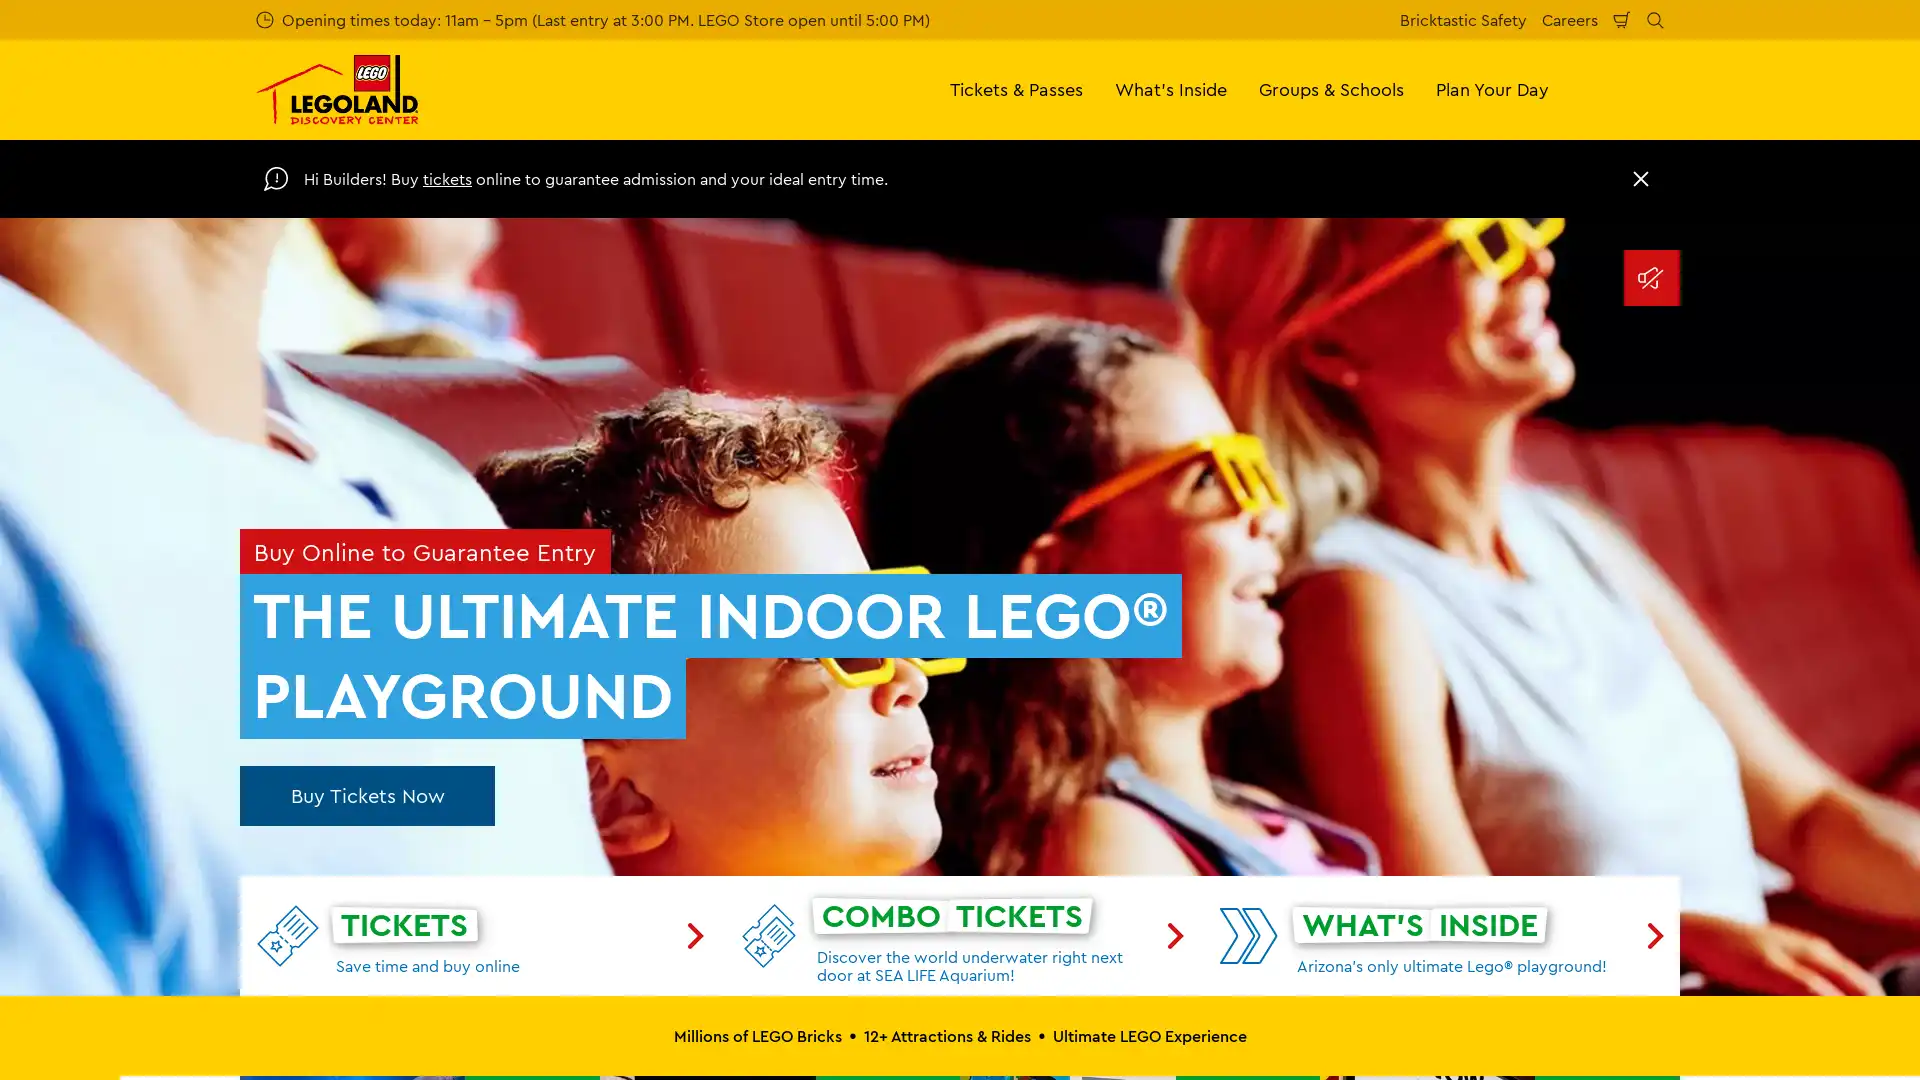 This screenshot has height=1080, width=1920. I want to click on Shopping Cart, so click(1622, 19).